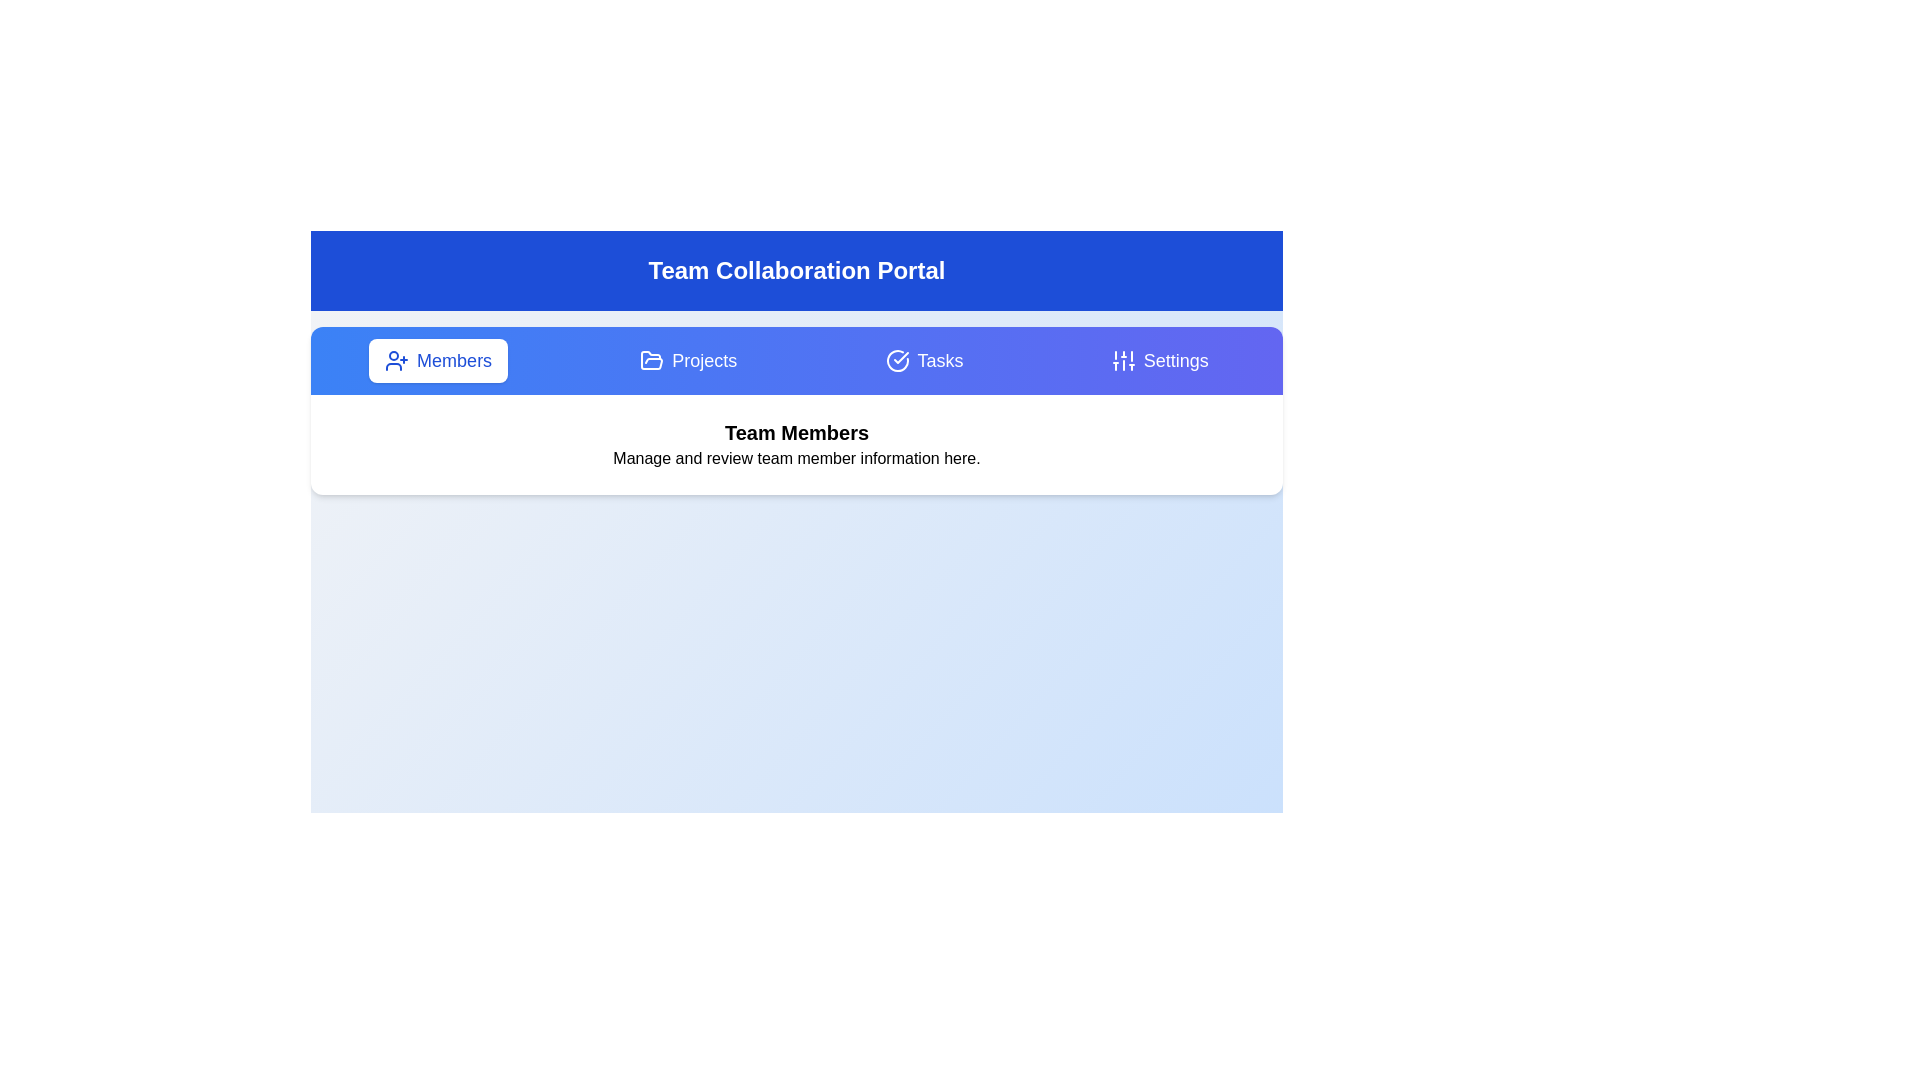  What do you see at coordinates (1160, 361) in the screenshot?
I see `the fourth button in the horizontal navigation bar near the top of the interface to observe any visual feedback` at bounding box center [1160, 361].